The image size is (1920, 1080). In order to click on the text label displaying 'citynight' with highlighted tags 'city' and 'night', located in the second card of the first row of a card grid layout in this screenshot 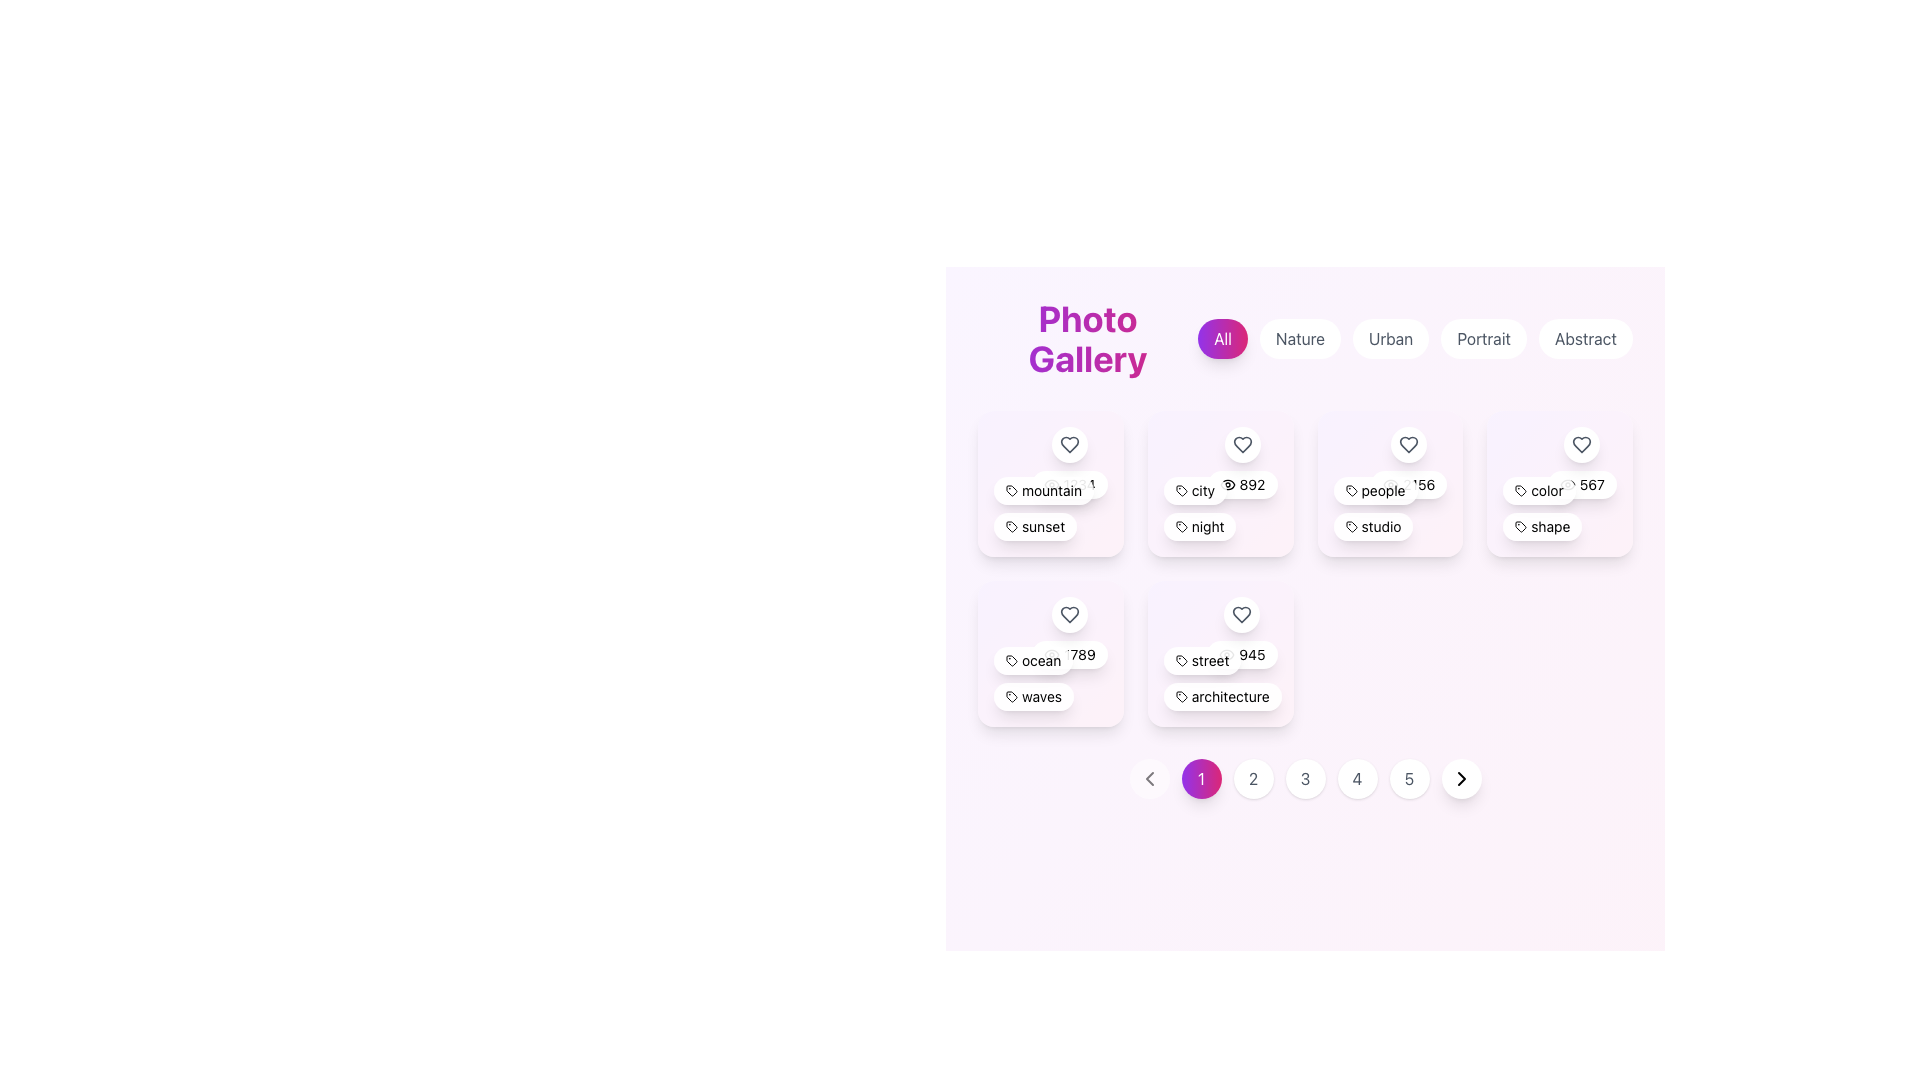, I will do `click(1219, 507)`.